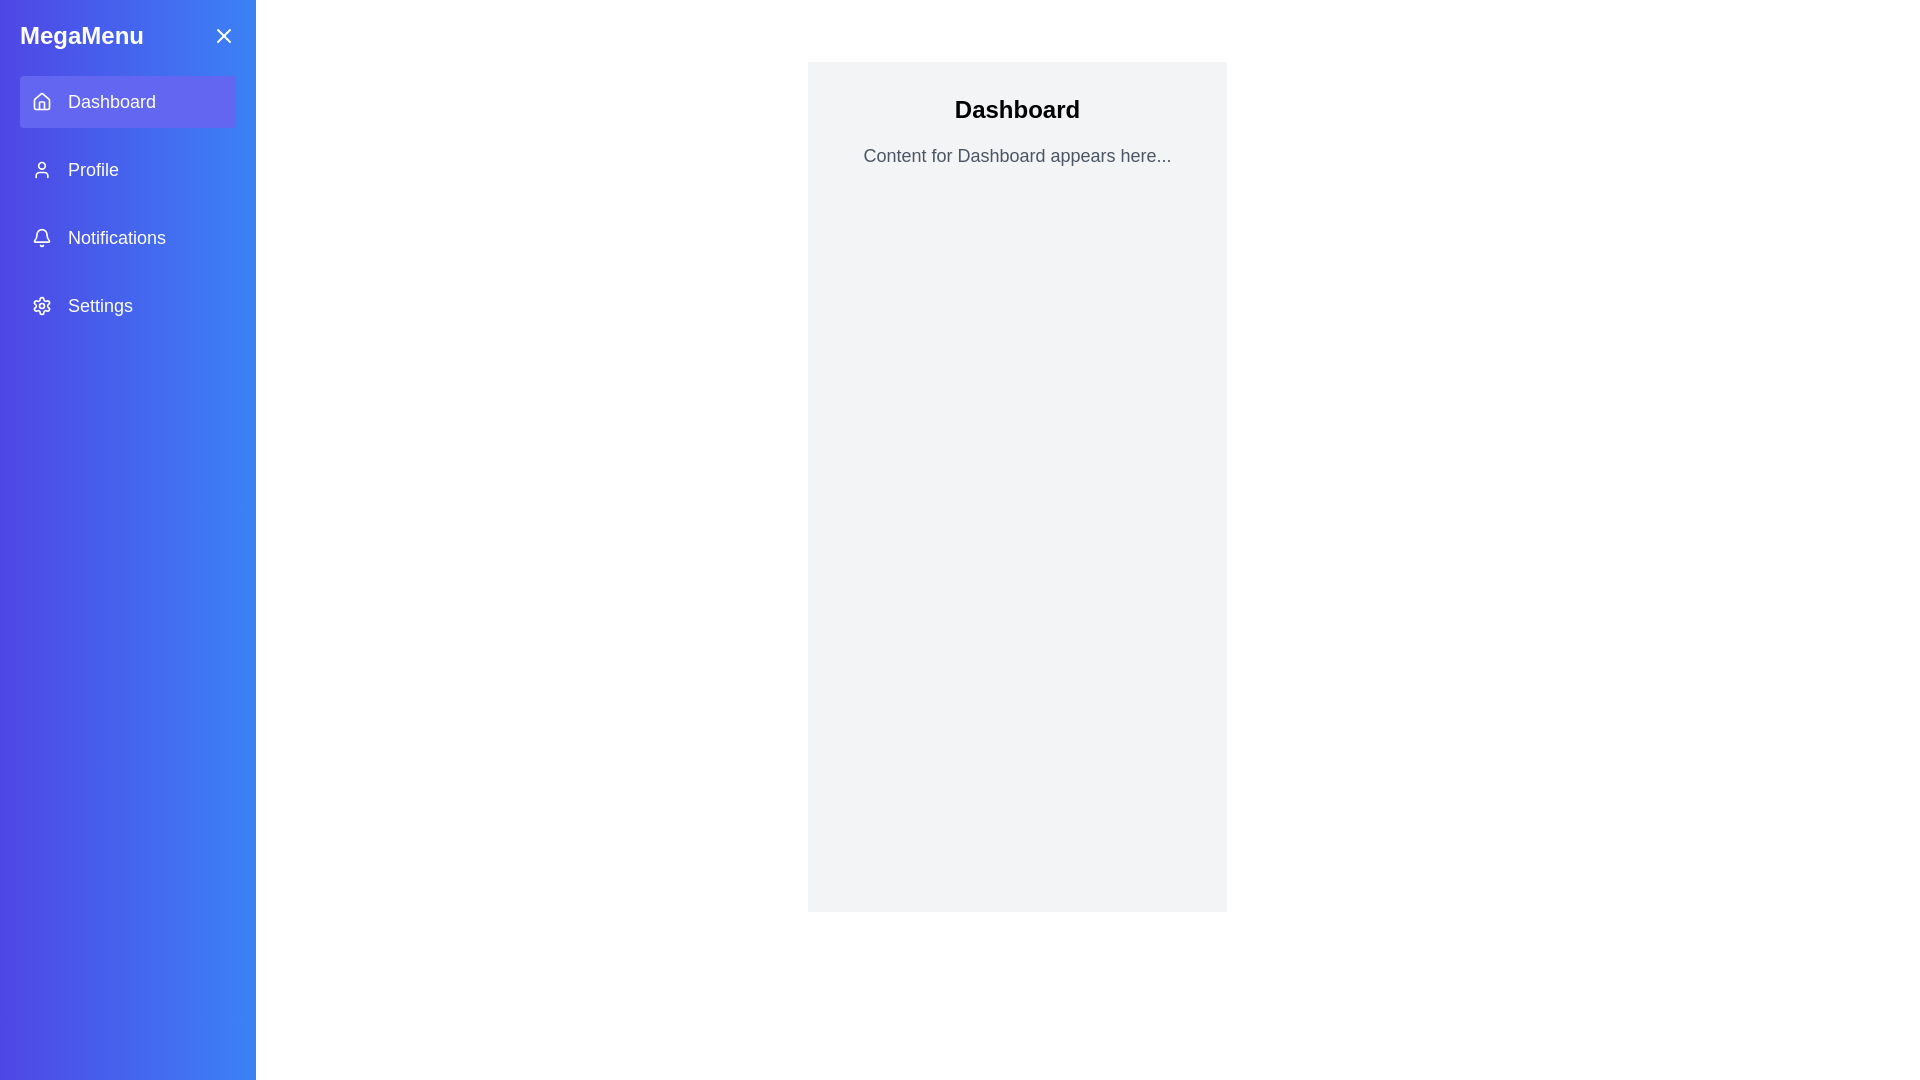 Image resolution: width=1920 pixels, height=1080 pixels. I want to click on the fourth menu item in the sidebar labeled 'MegaMenu', which navigates to the settings options of the application, so click(127, 305).